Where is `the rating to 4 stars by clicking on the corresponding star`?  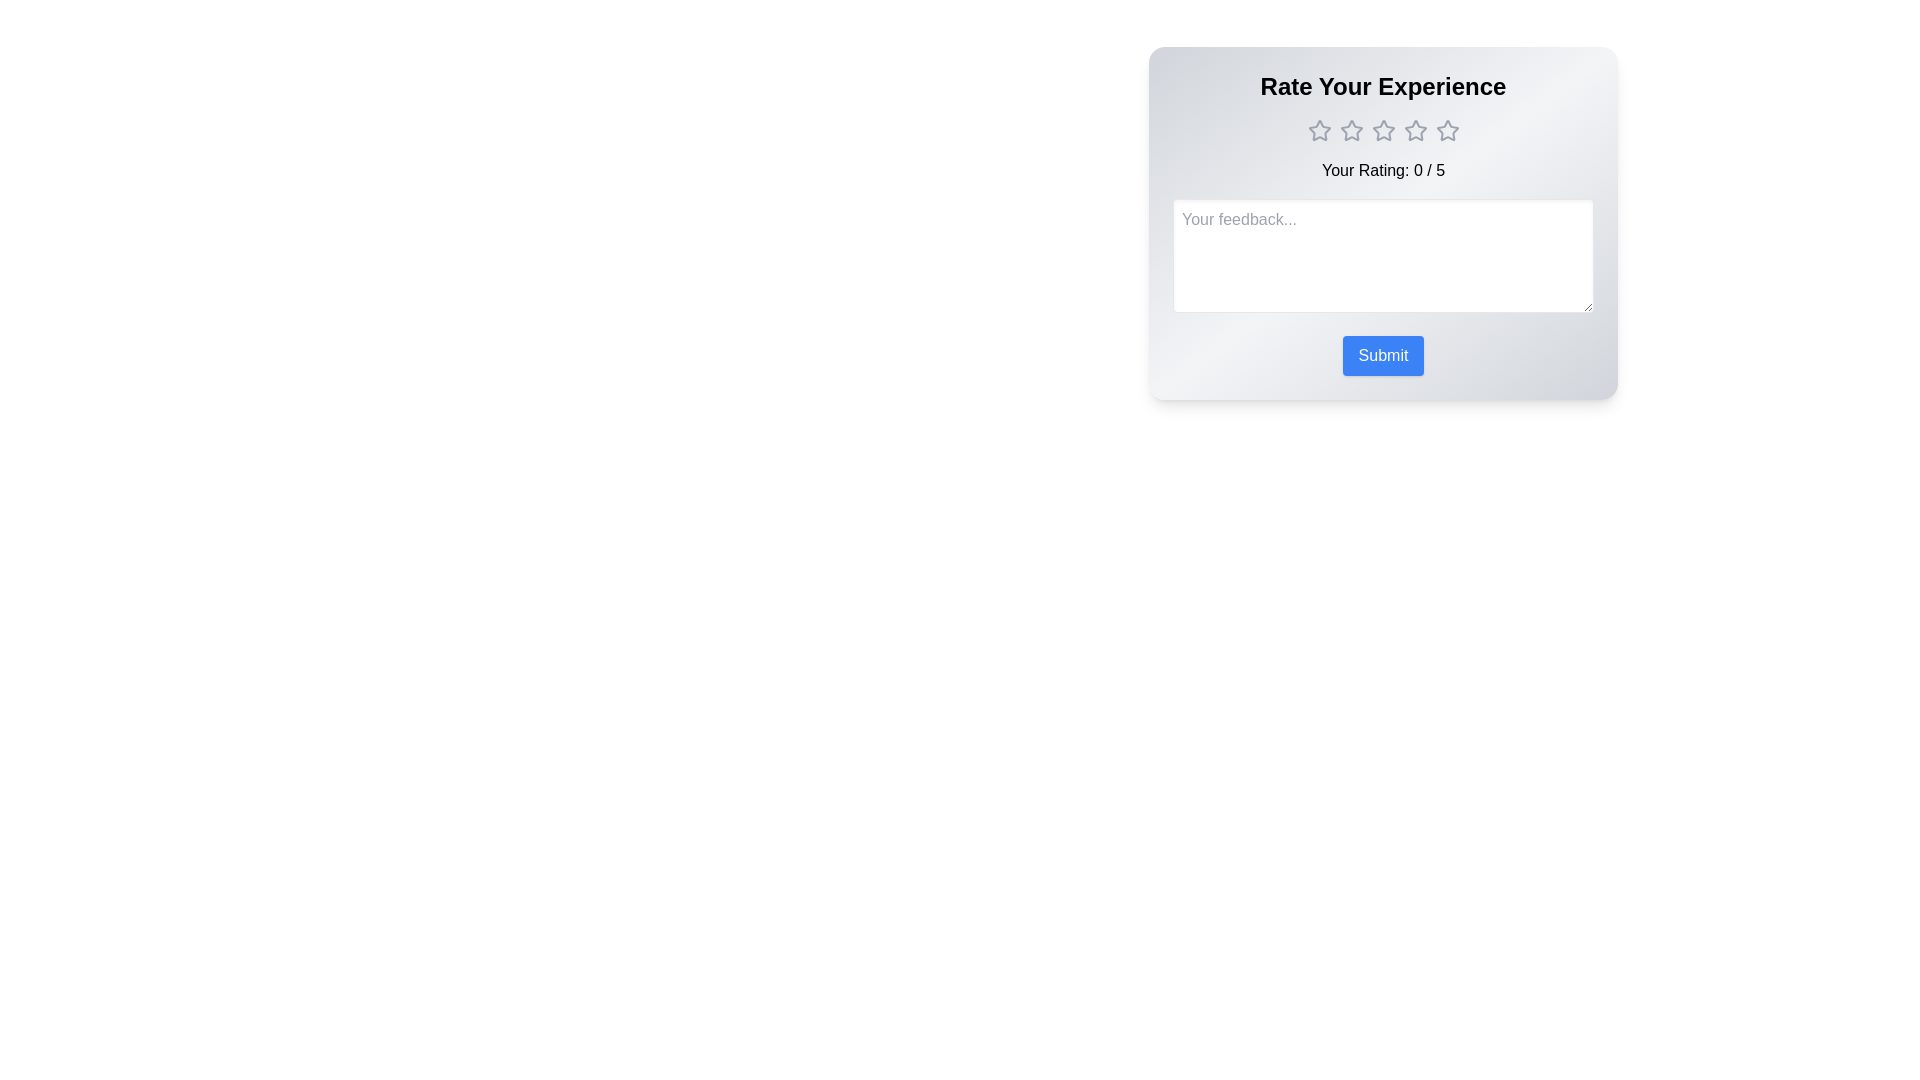 the rating to 4 stars by clicking on the corresponding star is located at coordinates (1414, 131).